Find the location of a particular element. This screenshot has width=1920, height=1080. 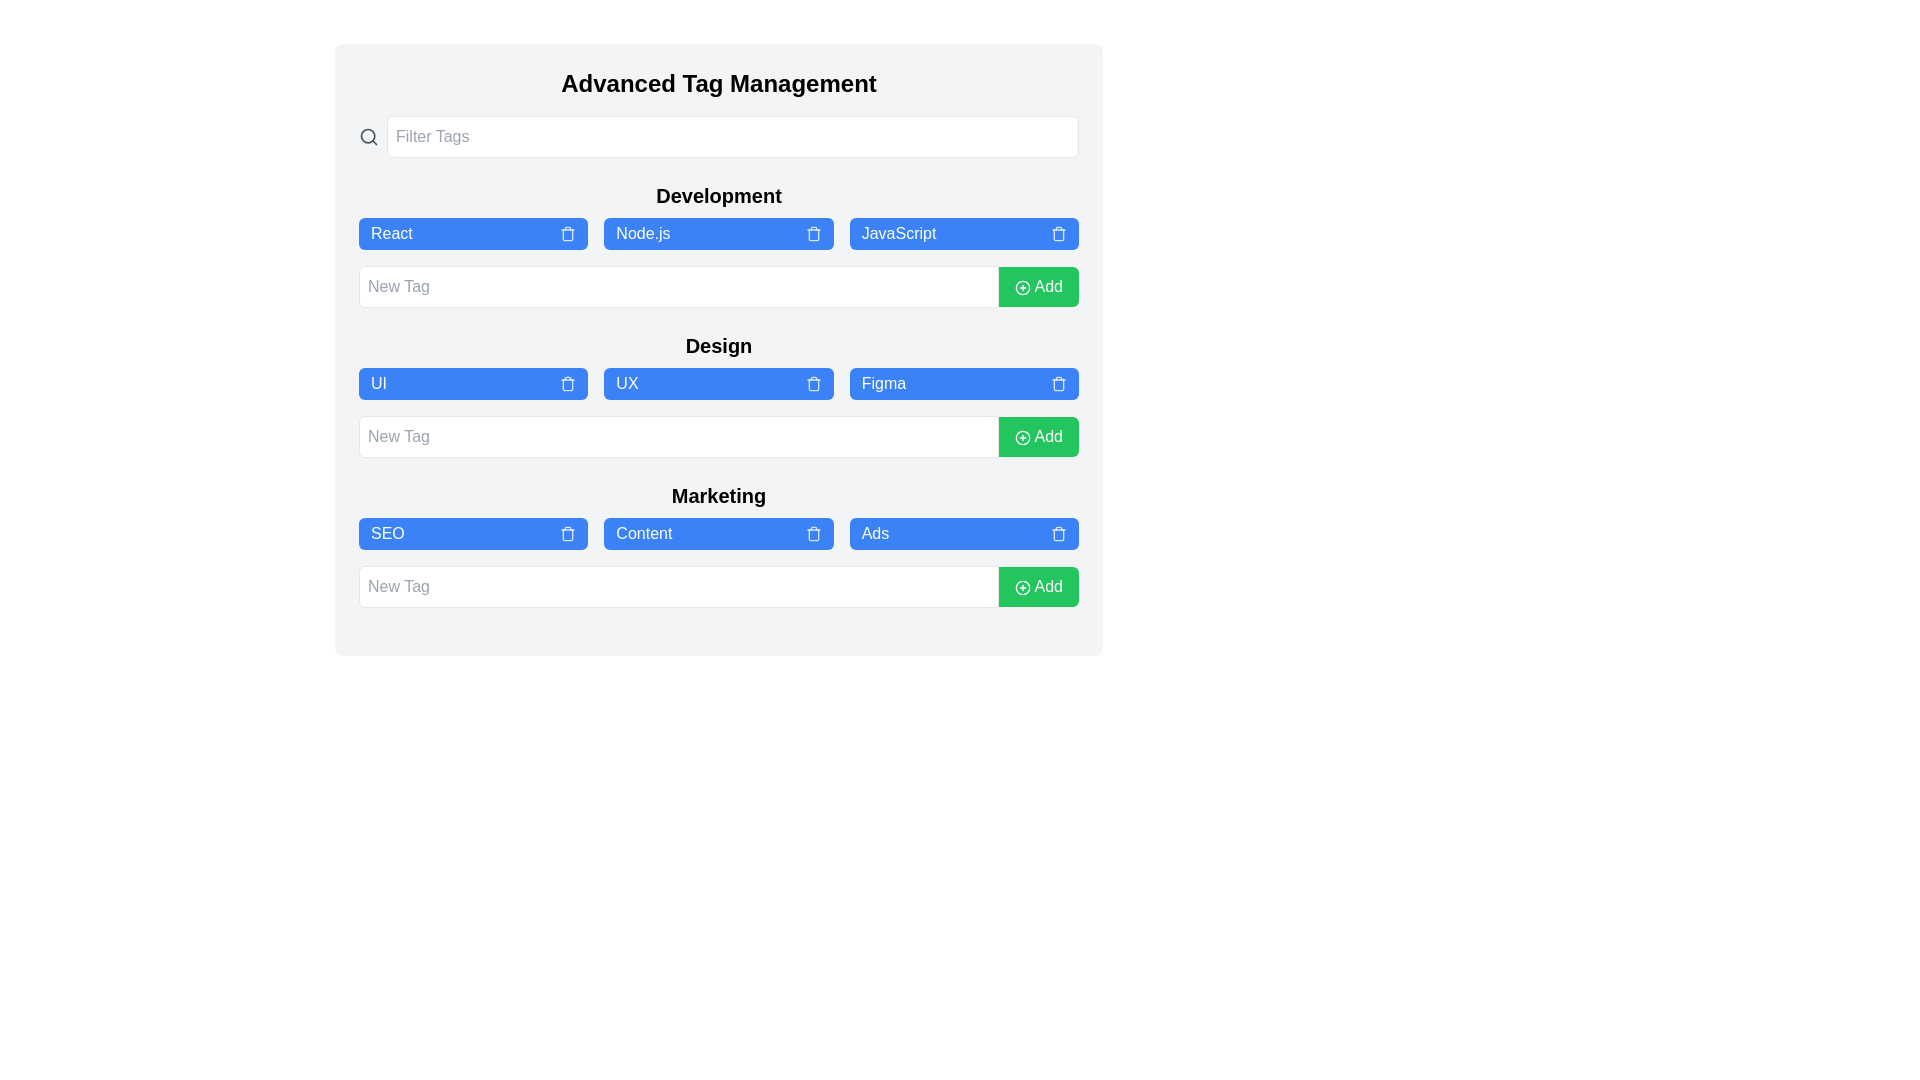

the 'UI' button, which is the first button in the 'Design' section of the grid layout, positioned above the 'Marketing' section and to the left of the 'UX' and 'Figma' buttons is located at coordinates (472, 384).